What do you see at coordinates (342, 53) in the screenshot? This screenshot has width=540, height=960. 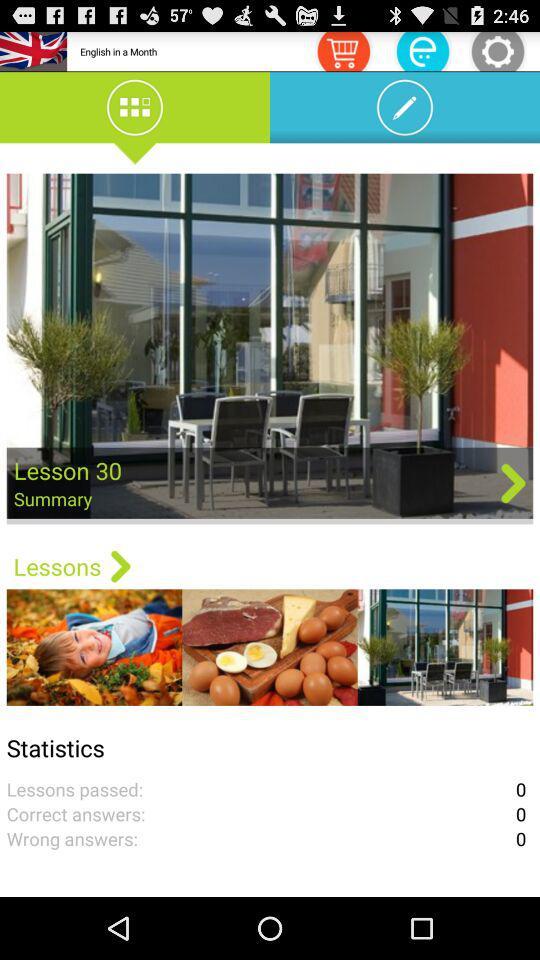 I see `the cart icon` at bounding box center [342, 53].